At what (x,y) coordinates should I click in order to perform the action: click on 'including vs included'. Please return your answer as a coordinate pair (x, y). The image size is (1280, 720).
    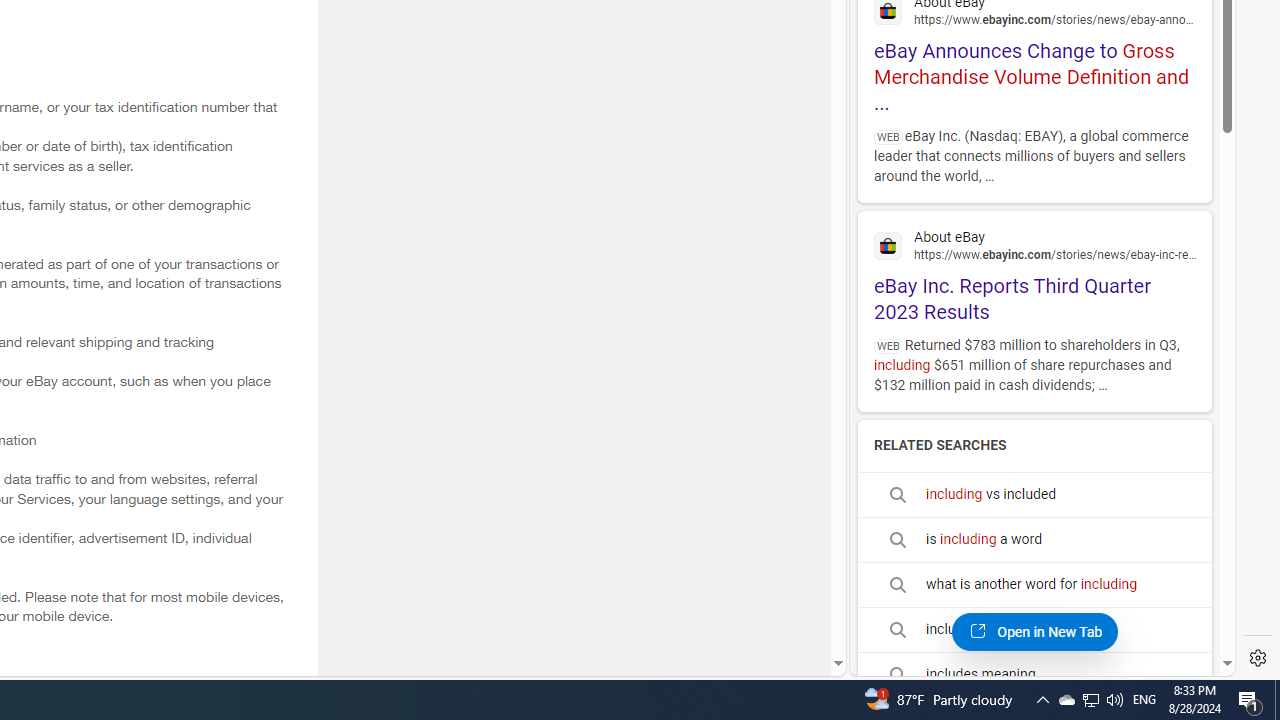
    Looking at the image, I should click on (1034, 495).